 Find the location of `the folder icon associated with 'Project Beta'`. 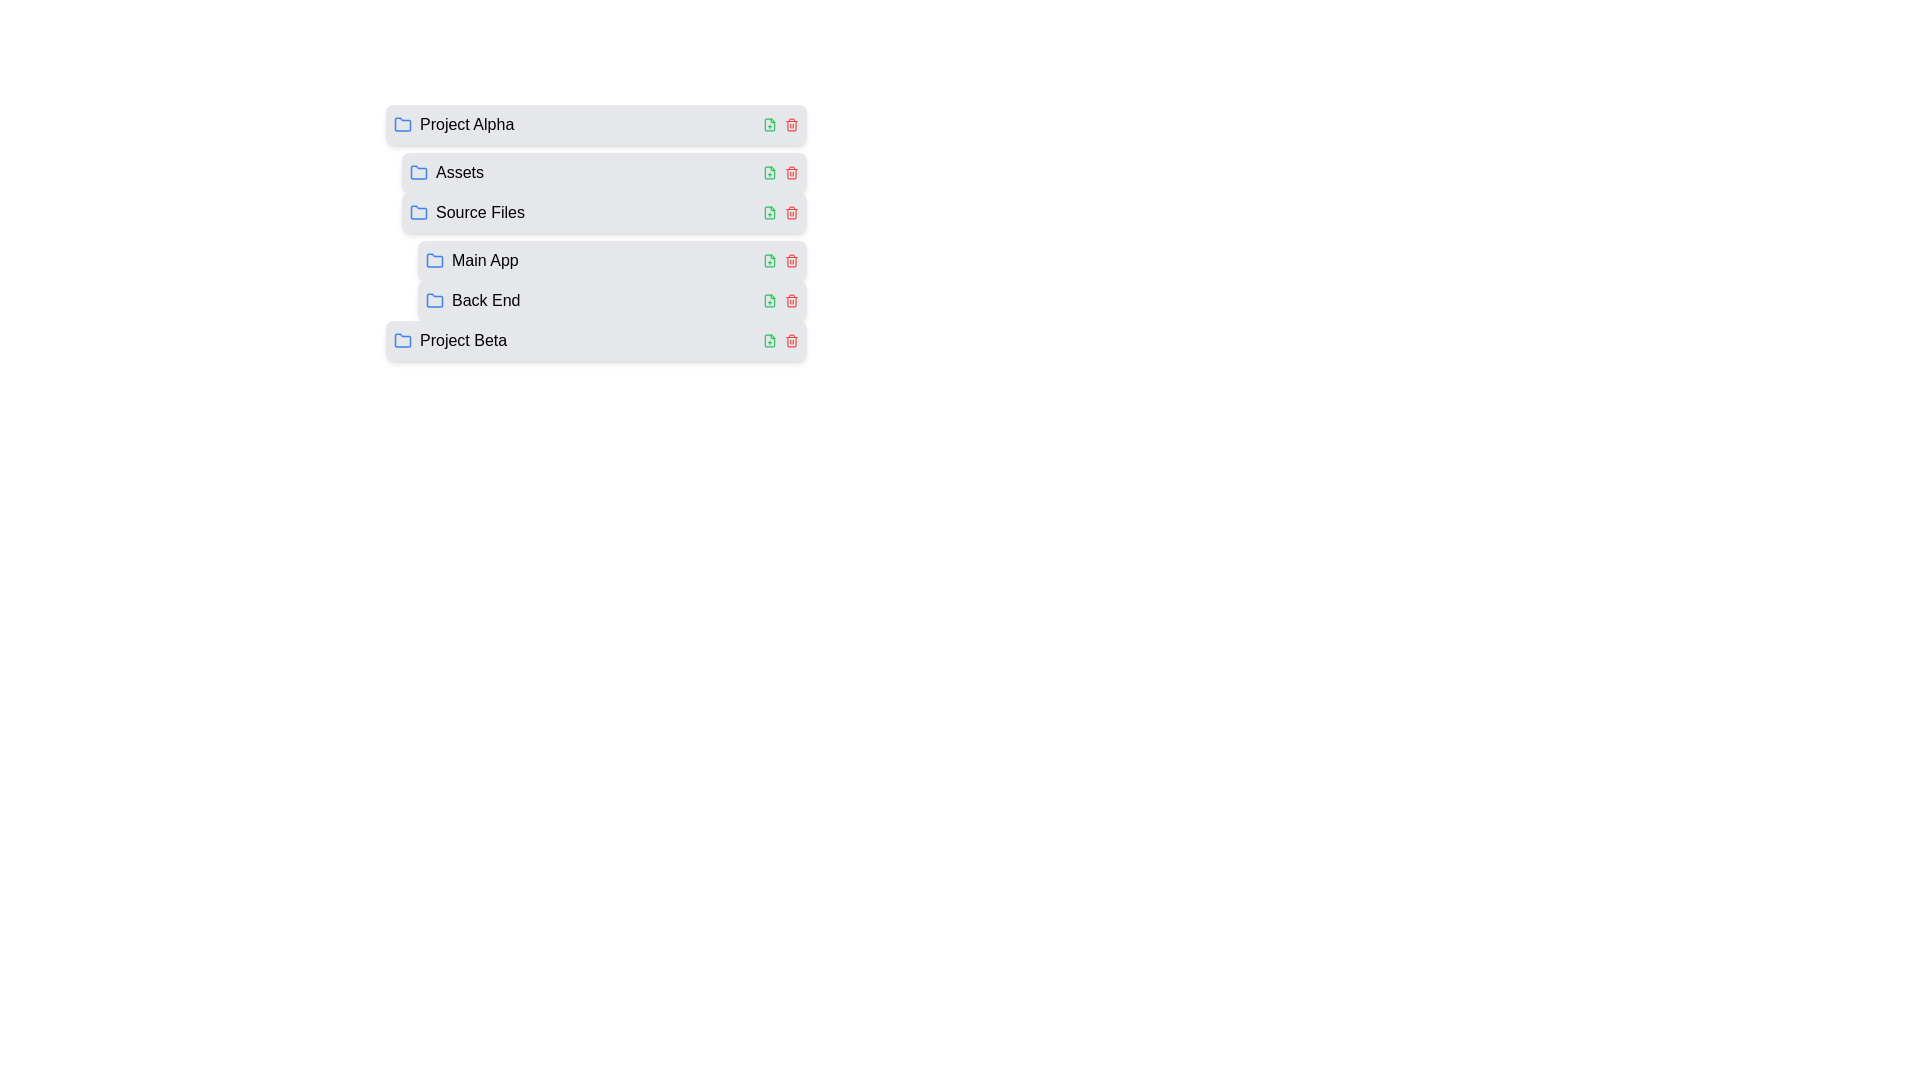

the folder icon associated with 'Project Beta' is located at coordinates (402, 339).